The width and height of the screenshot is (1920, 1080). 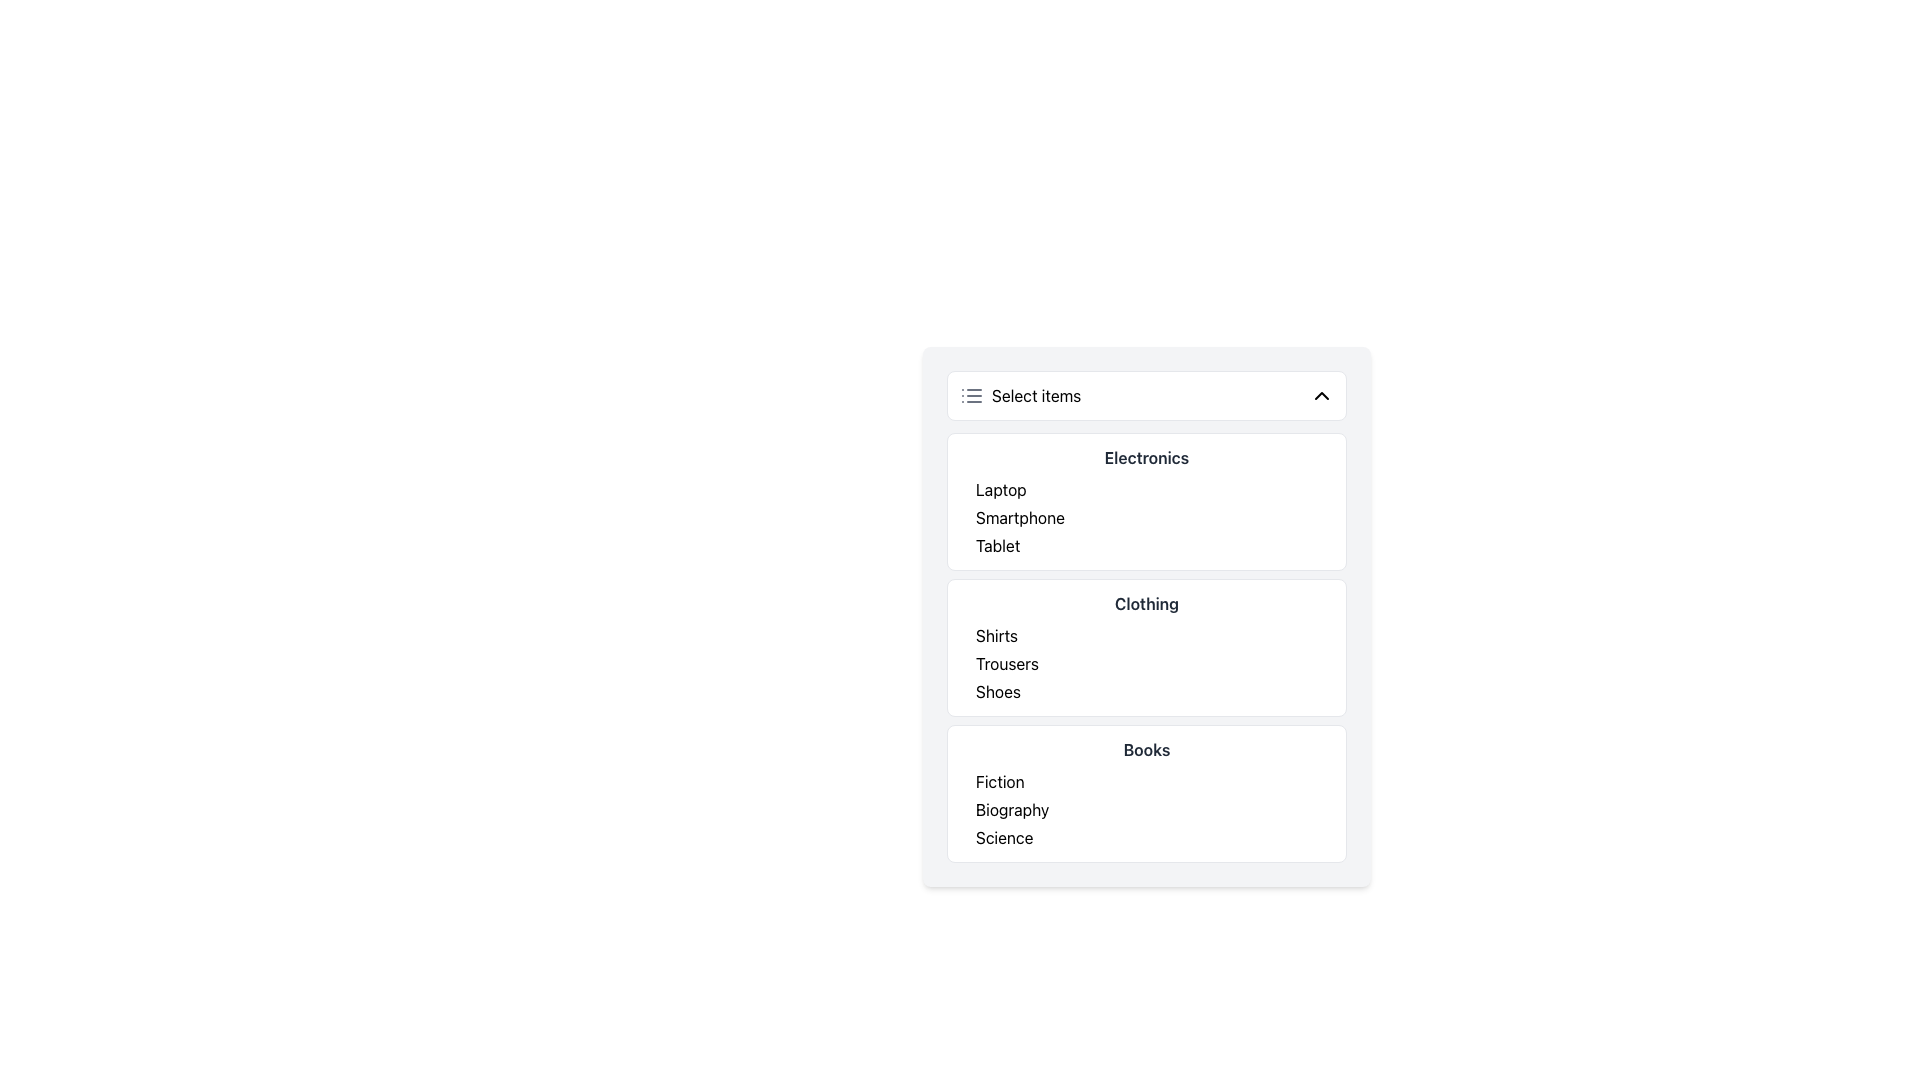 I want to click on the text label displaying 'Fiction' in the 'Books' section of the dropdown menu, so click(x=1000, y=781).